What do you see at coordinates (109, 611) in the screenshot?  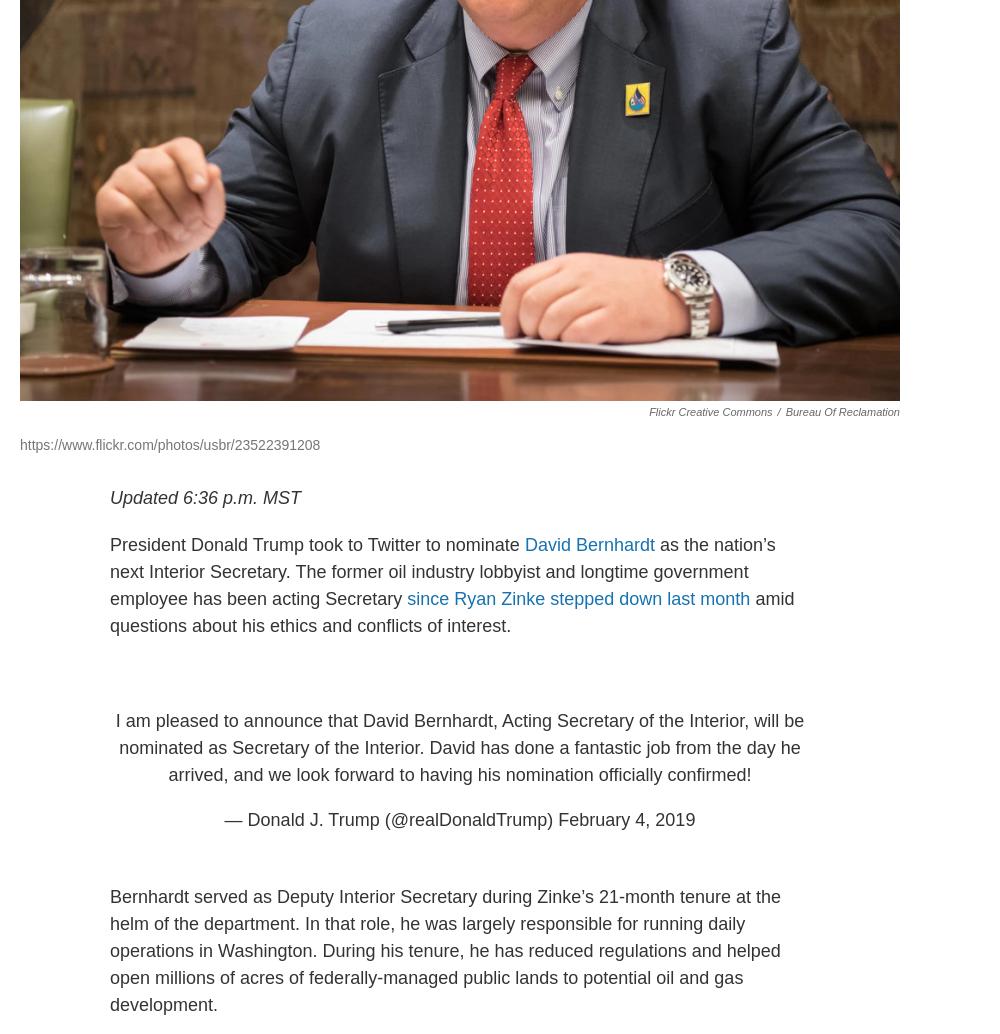 I see `'amid questions about his ethics and conflicts of interest.'` at bounding box center [109, 611].